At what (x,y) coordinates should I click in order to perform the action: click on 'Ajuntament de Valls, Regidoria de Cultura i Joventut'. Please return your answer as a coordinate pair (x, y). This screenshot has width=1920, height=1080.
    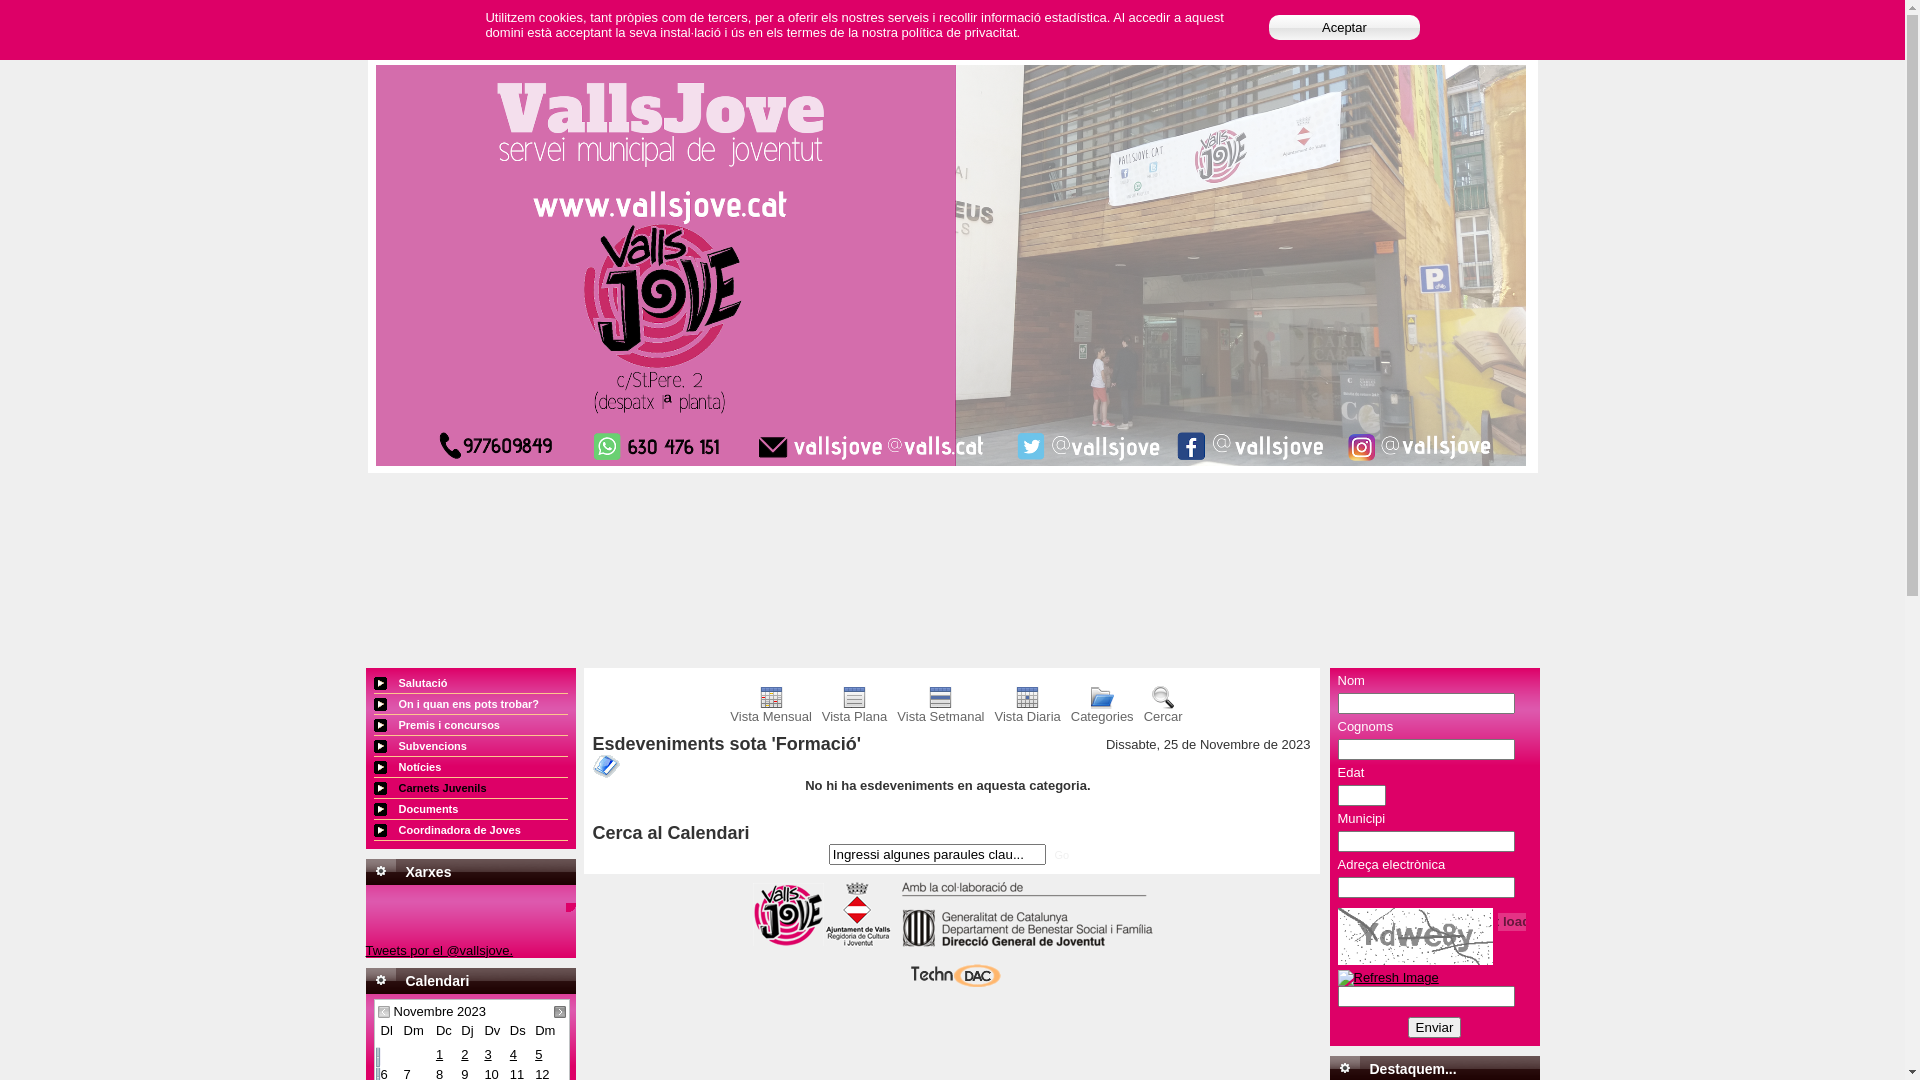
    Looking at the image, I should click on (858, 942).